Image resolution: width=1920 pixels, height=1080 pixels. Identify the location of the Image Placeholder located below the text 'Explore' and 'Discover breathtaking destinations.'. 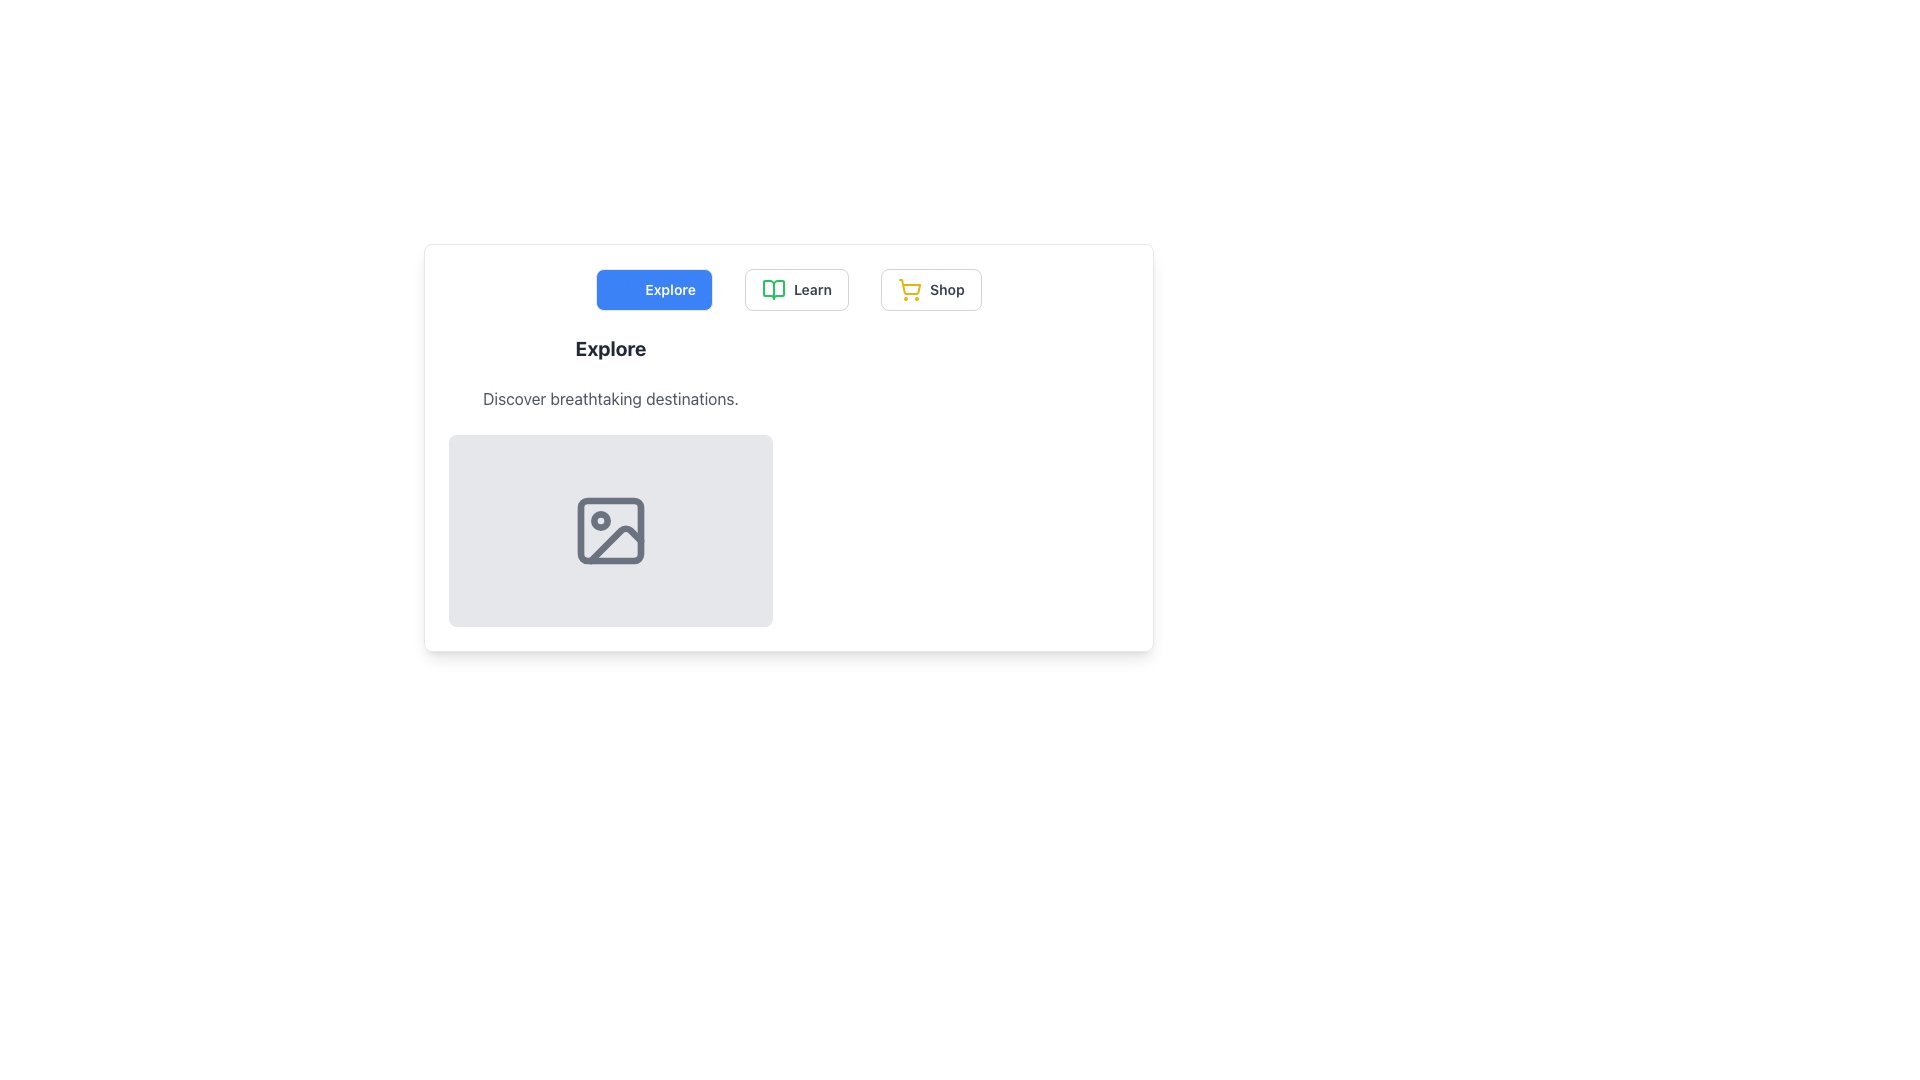
(609, 530).